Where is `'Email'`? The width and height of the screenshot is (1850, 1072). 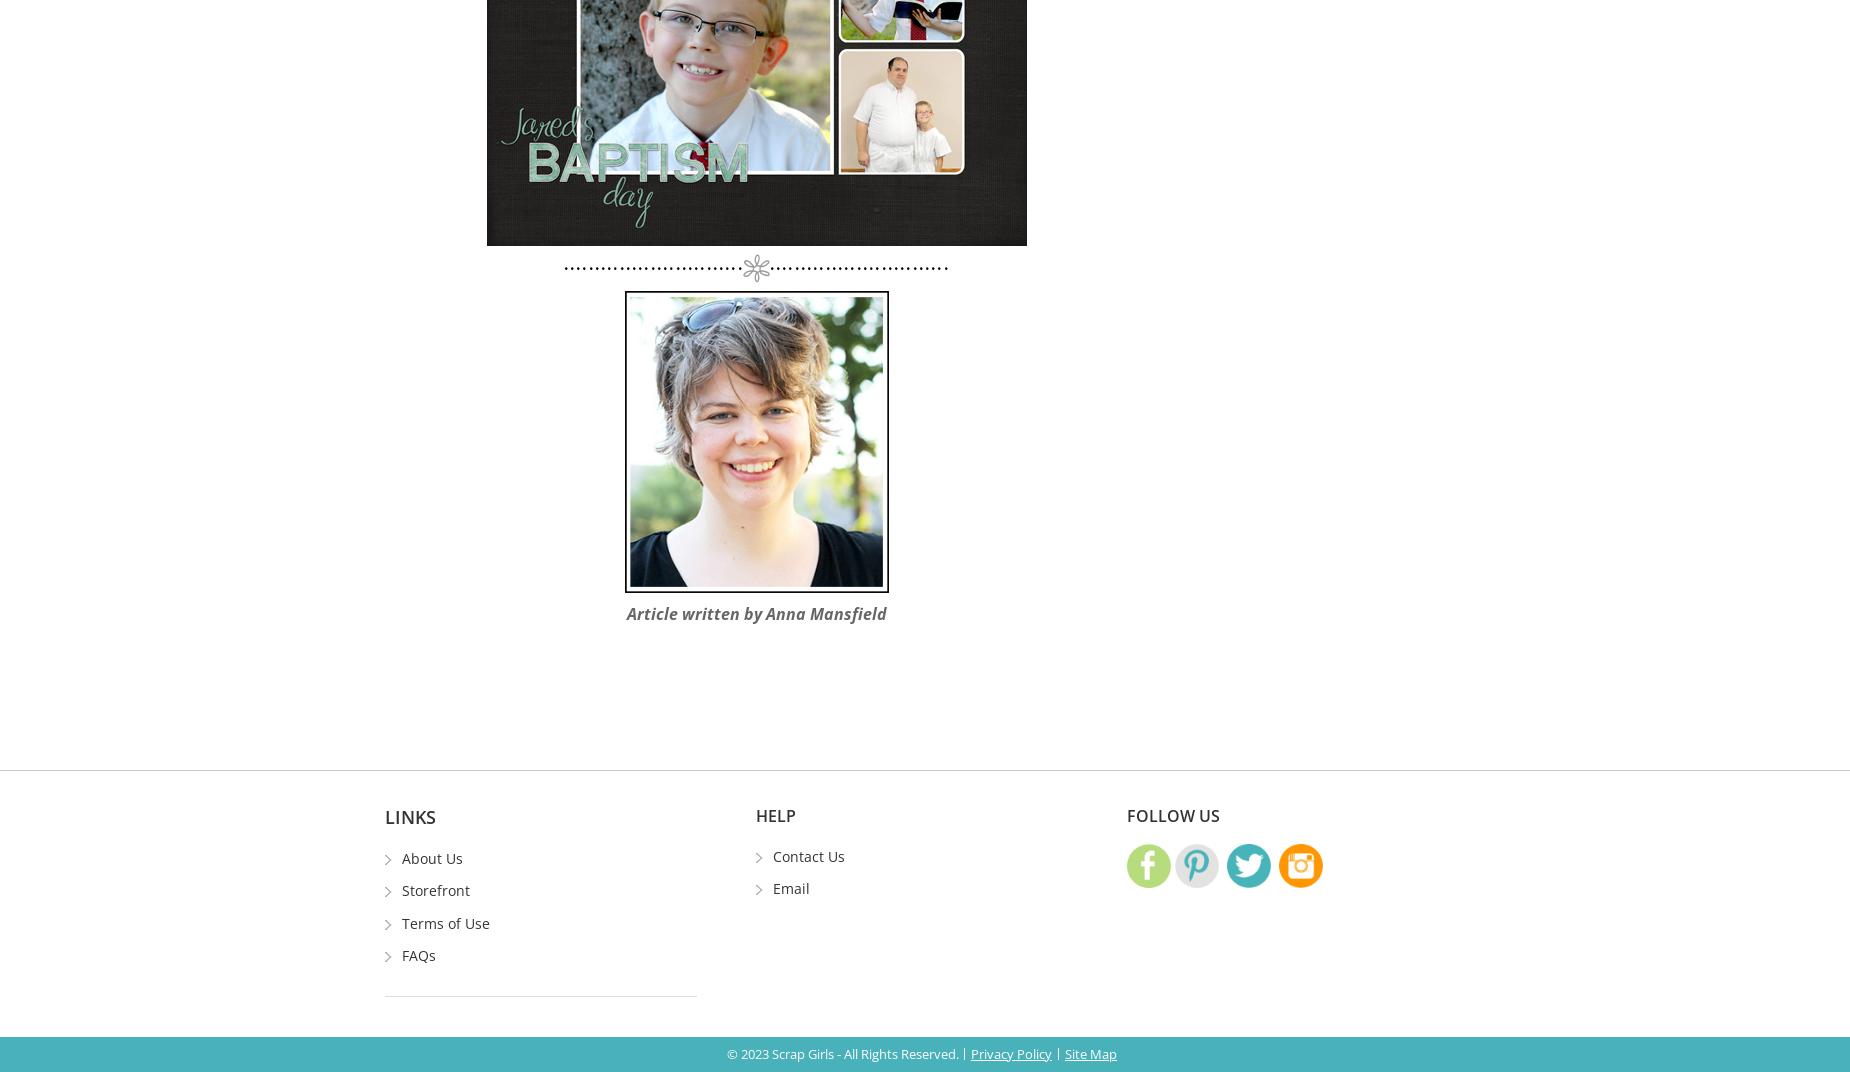 'Email' is located at coordinates (791, 888).